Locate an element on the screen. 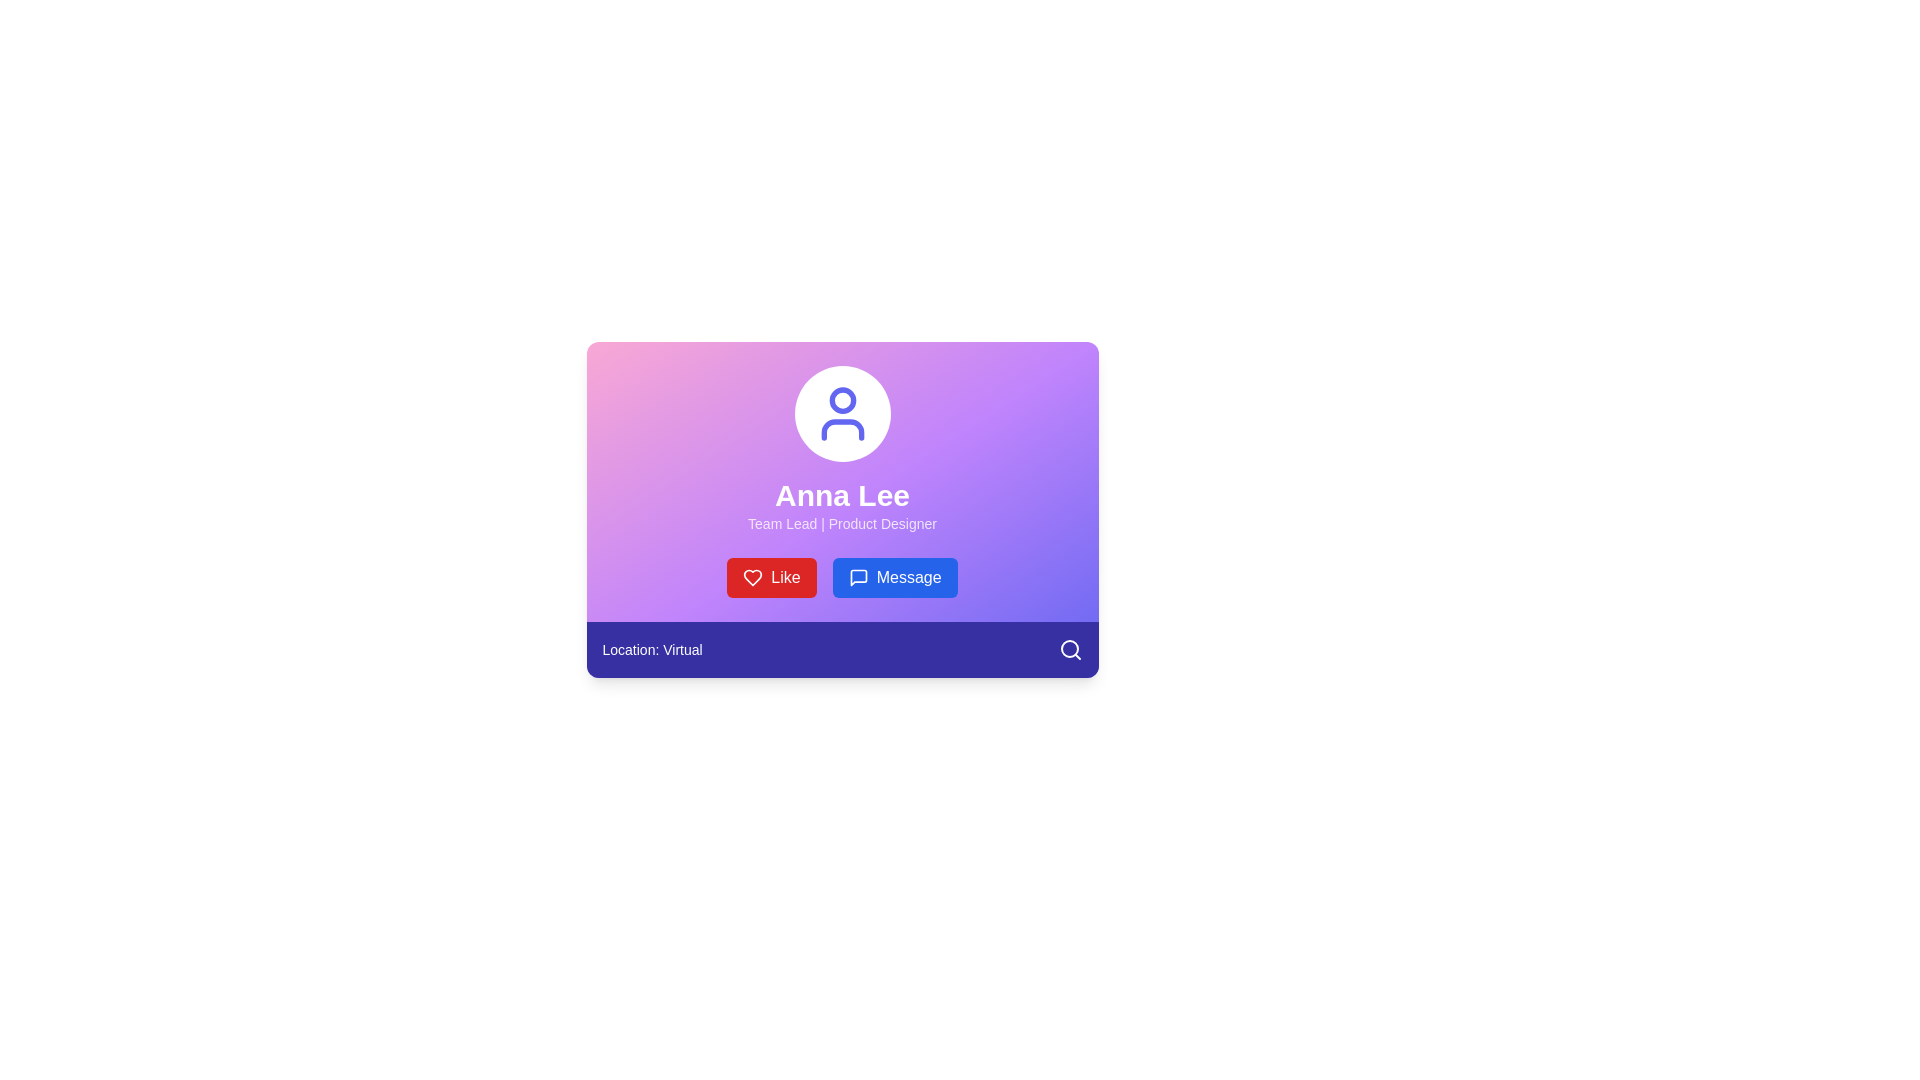 The height and width of the screenshot is (1080, 1920). the blue speech bubble icon, which is part of the 'Message' button located to the right of the red 'Like' button is located at coordinates (858, 578).